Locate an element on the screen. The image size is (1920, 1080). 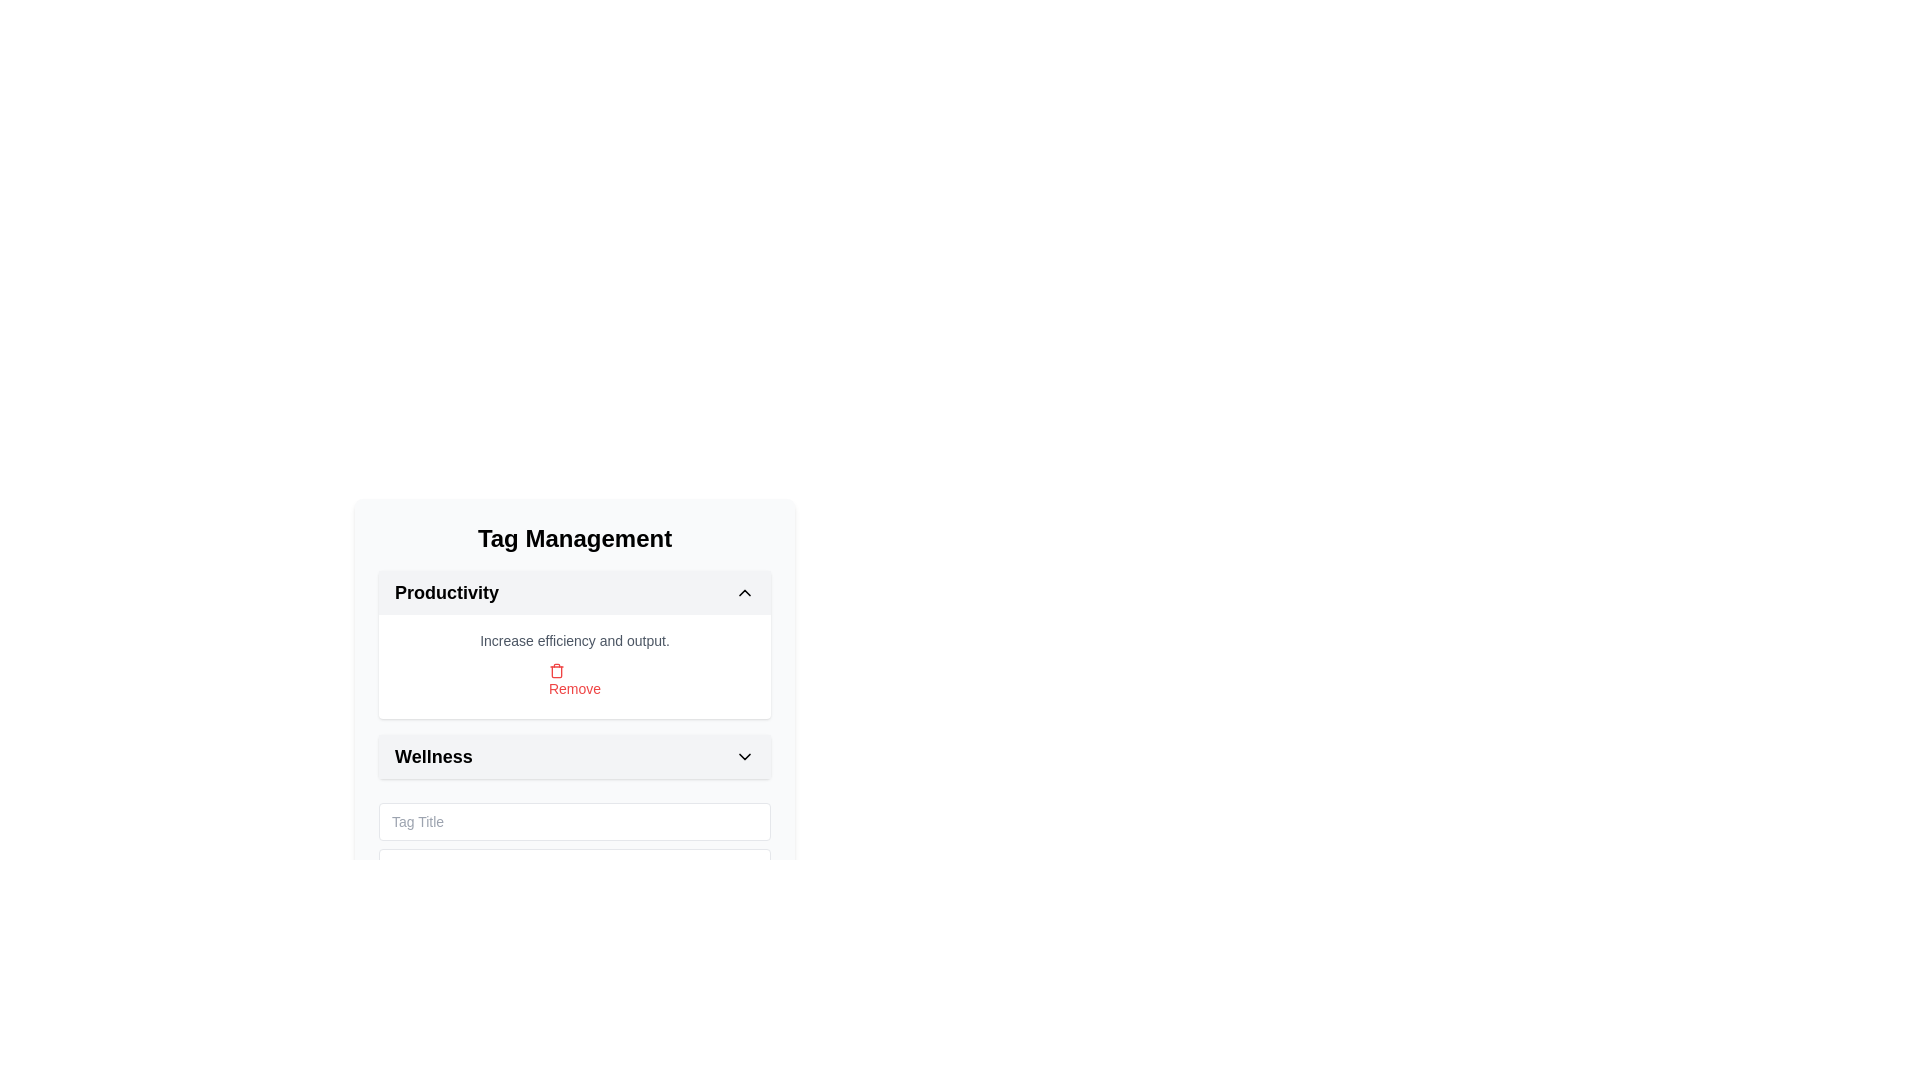
the static text element displaying 'Increase efficiency and output.' which is styled in a small, gray font and positioned above the 'Remove' button is located at coordinates (574, 640).